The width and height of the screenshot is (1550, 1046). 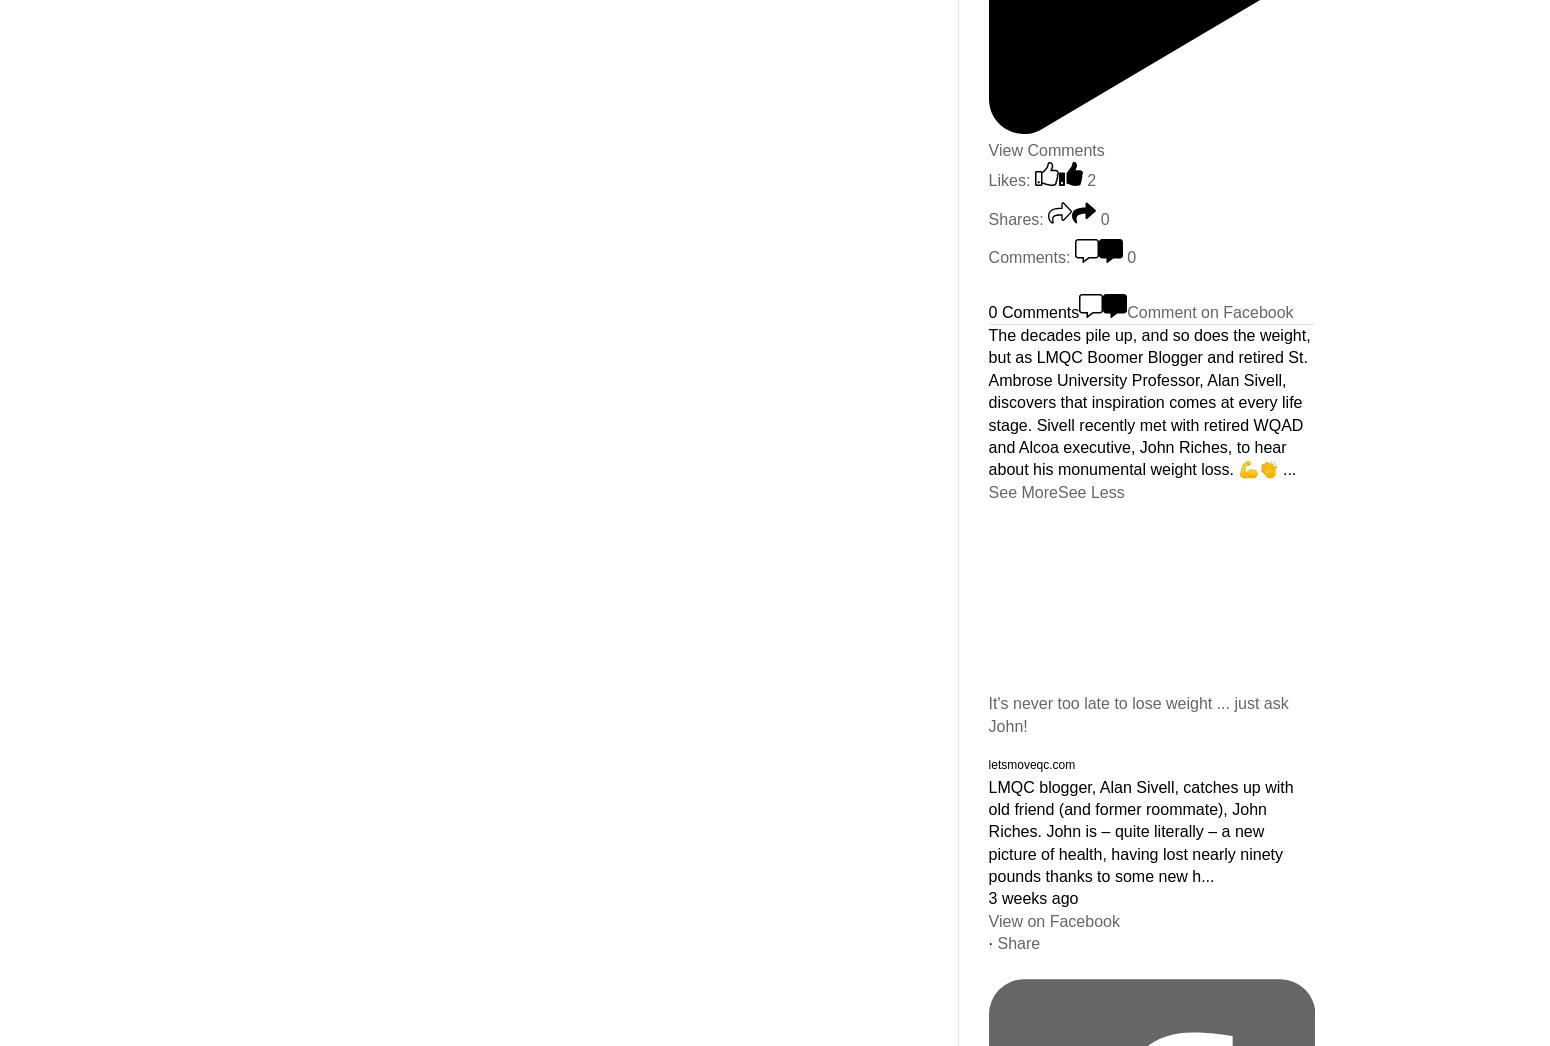 What do you see at coordinates (986, 217) in the screenshot?
I see `'Shares:'` at bounding box center [986, 217].